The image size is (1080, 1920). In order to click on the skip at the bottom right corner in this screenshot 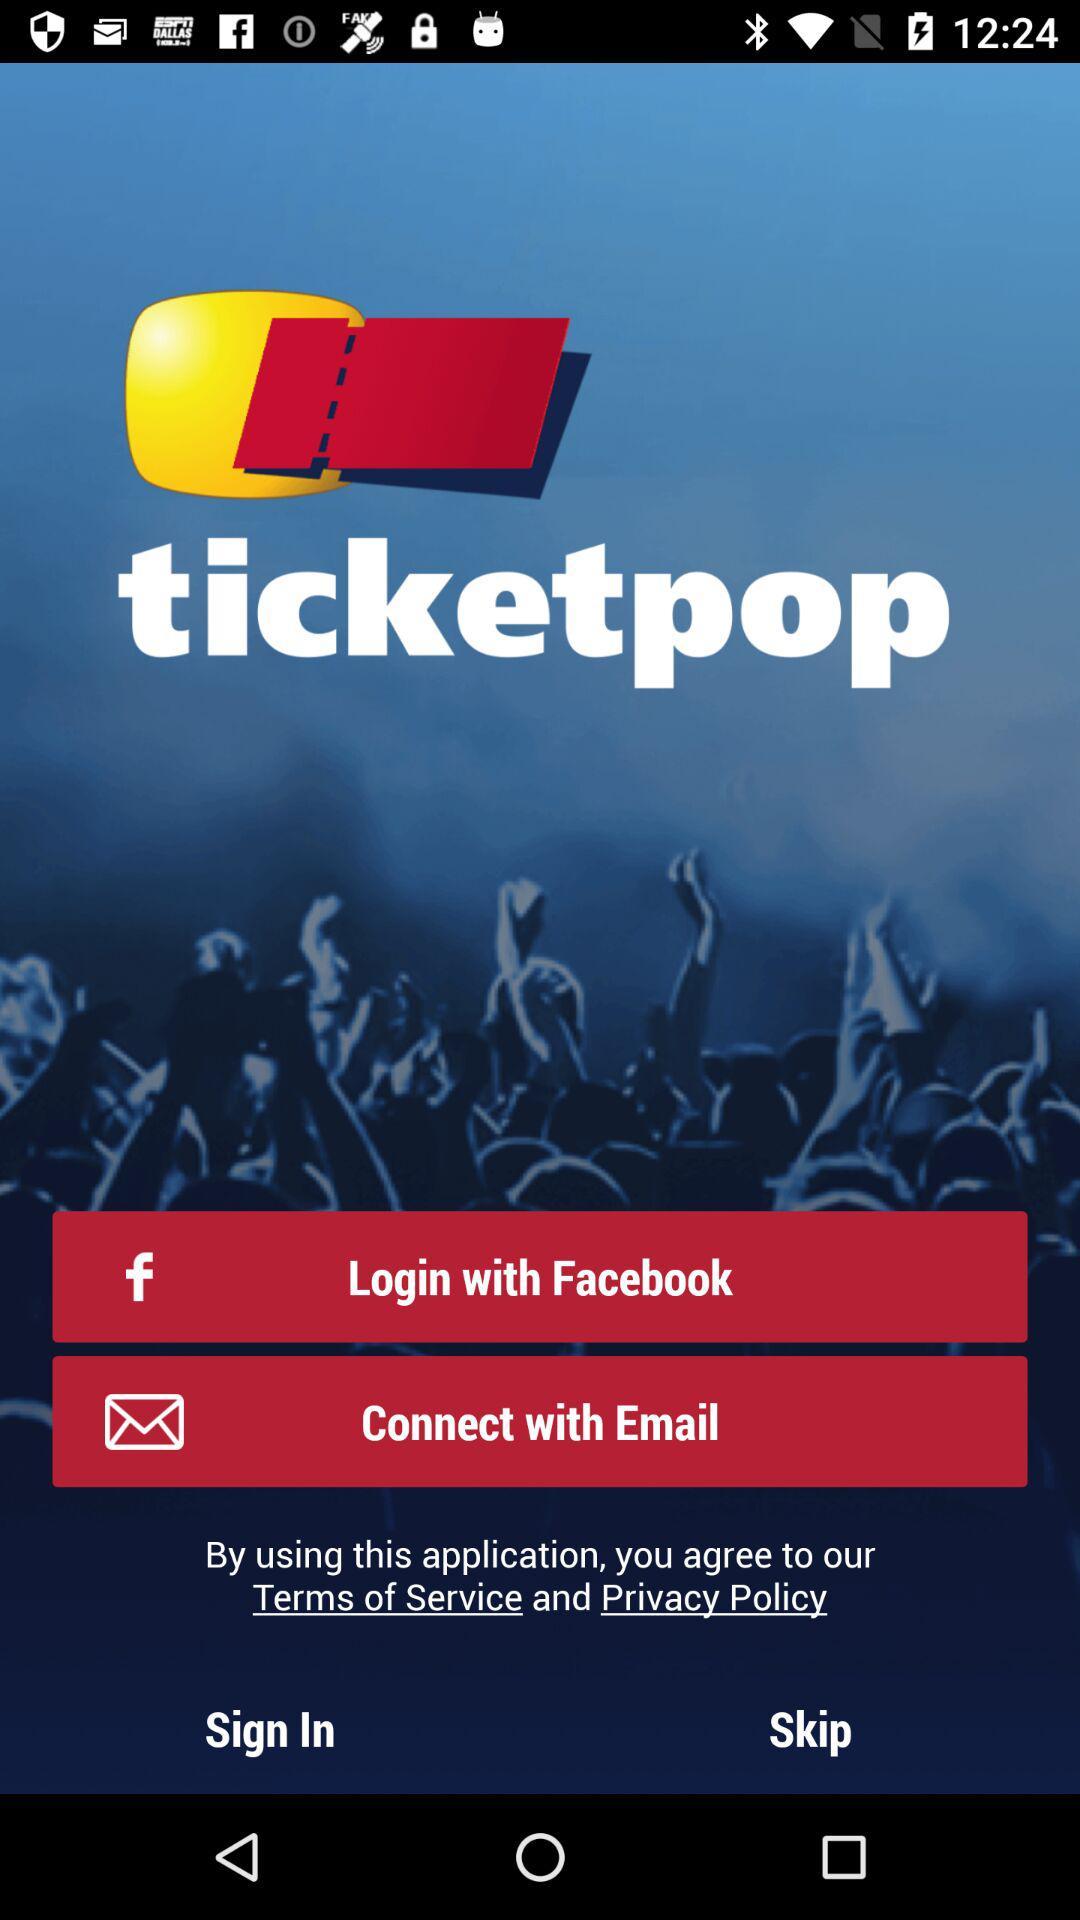, I will do `click(810, 1727)`.